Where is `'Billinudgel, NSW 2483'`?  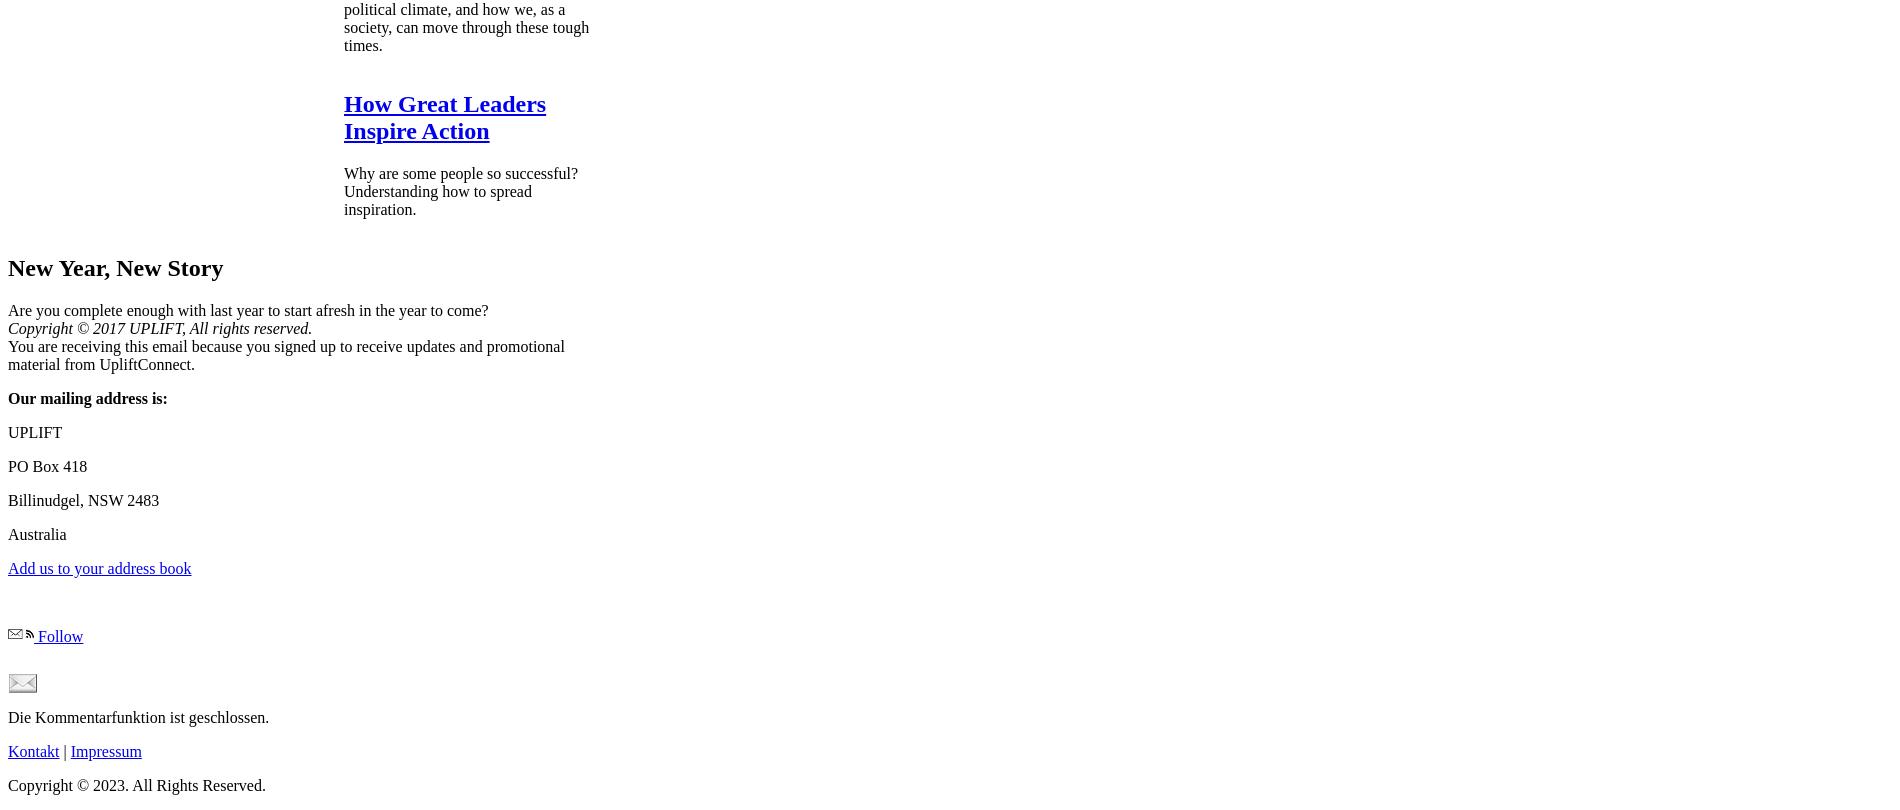 'Billinudgel, NSW 2483' is located at coordinates (83, 499).